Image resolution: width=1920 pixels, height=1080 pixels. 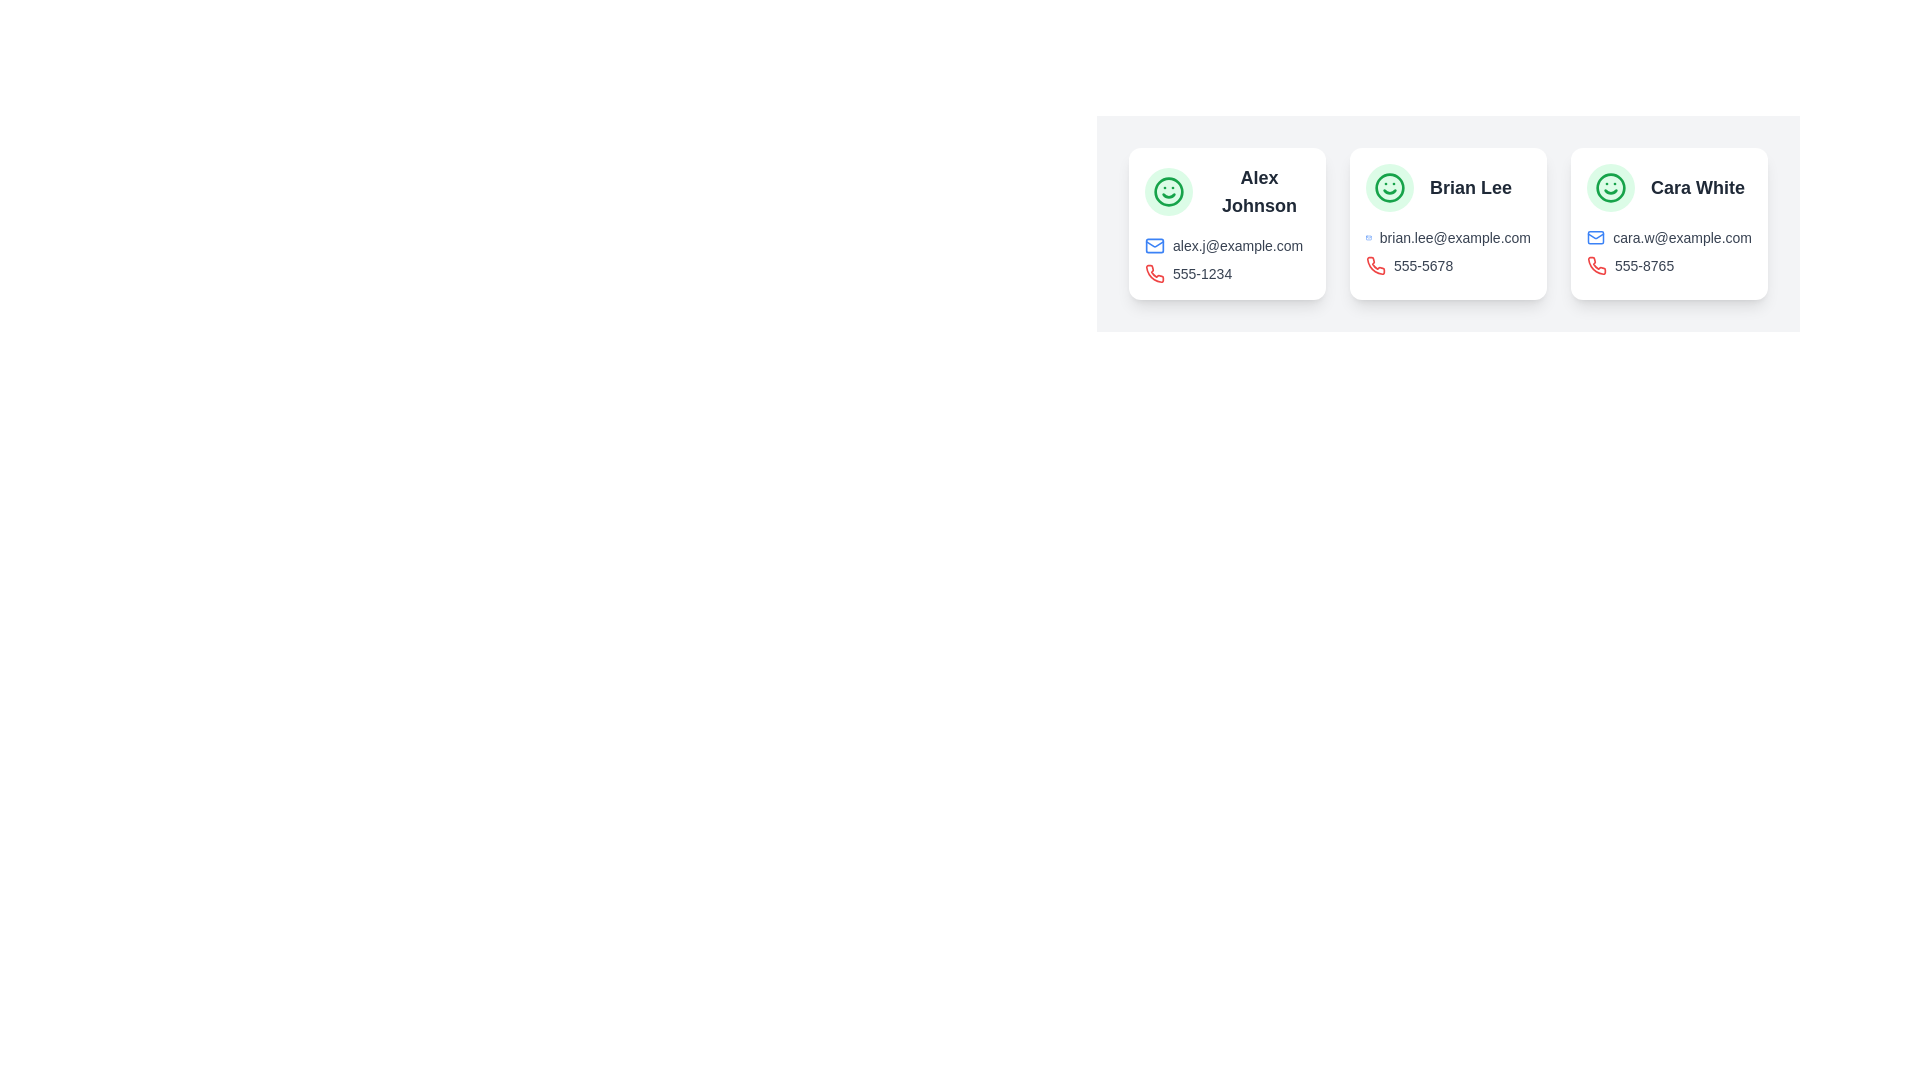 What do you see at coordinates (1155, 245) in the screenshot?
I see `the decorative graphic element of the mail envelope icon associated with Alex Johnson's email address` at bounding box center [1155, 245].